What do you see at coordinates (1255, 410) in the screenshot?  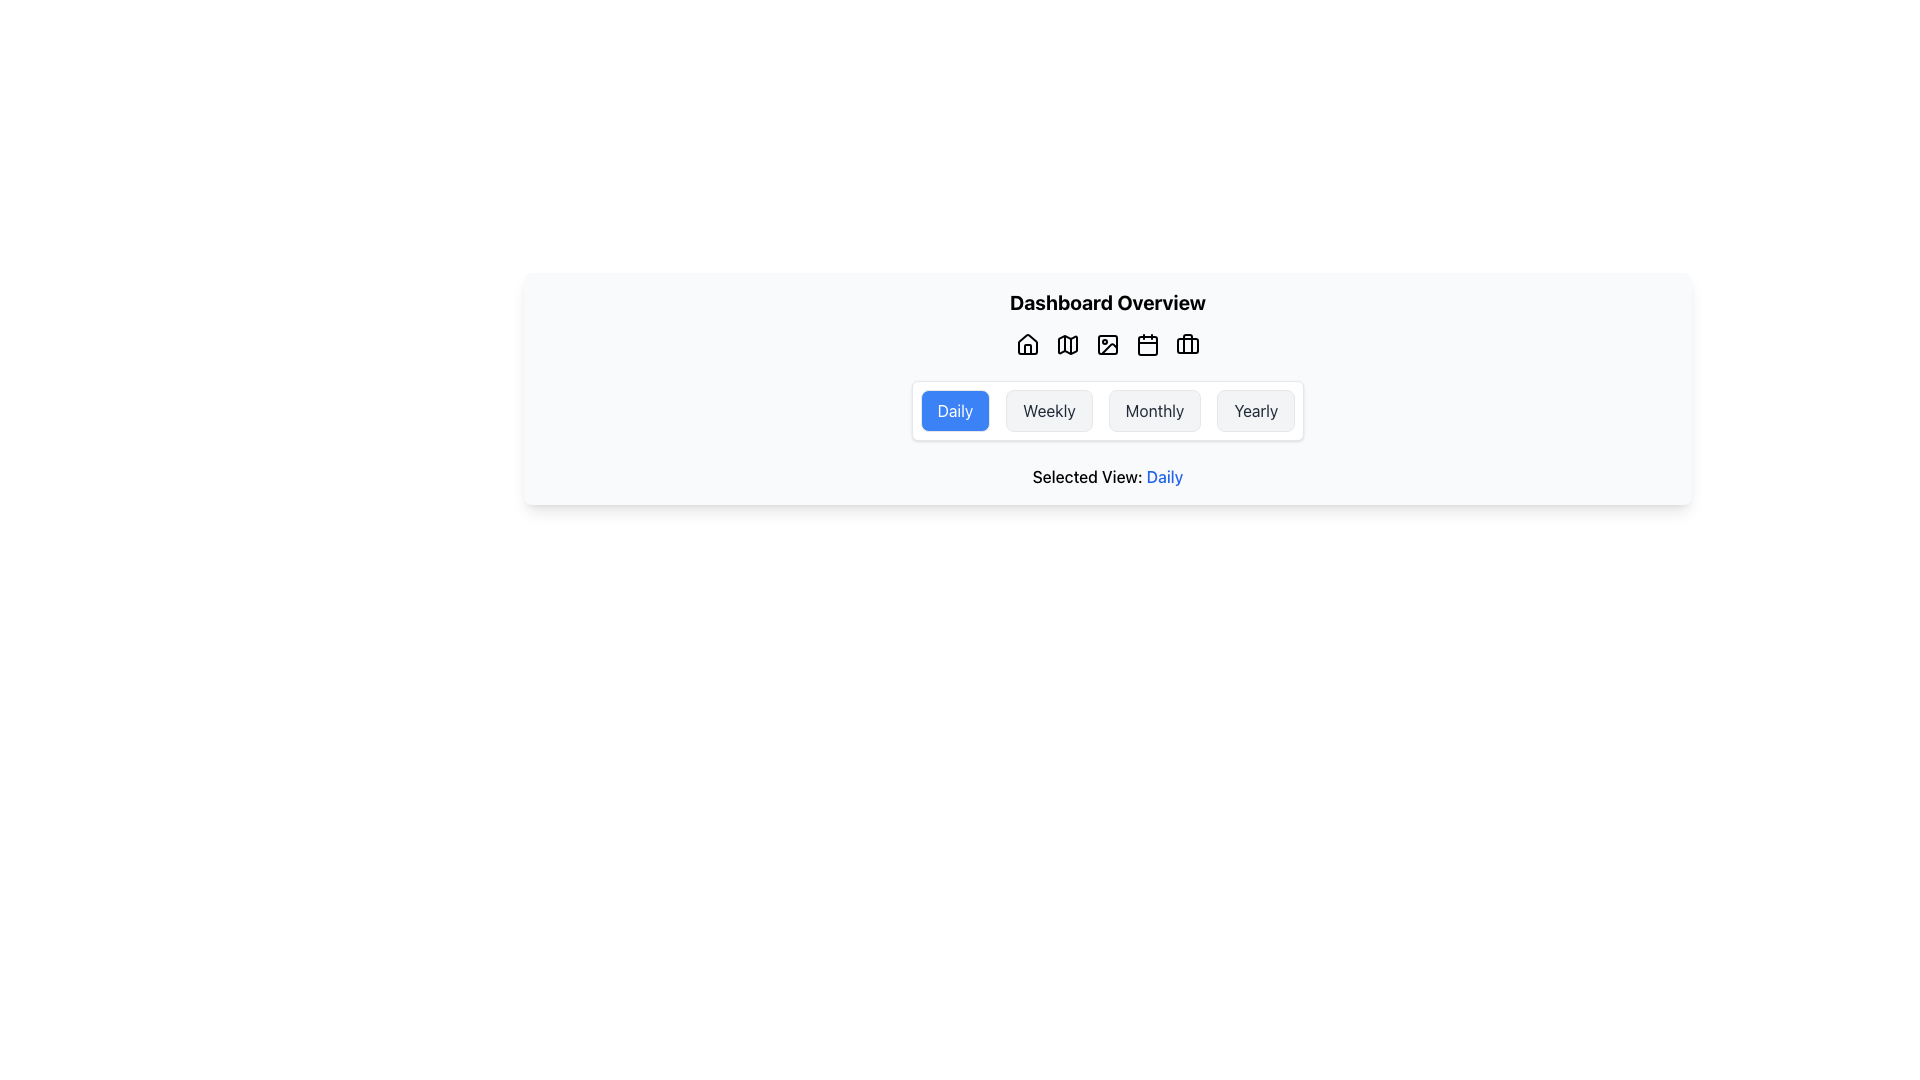 I see `the 'Yearly' button, which is the last button in a group of four buttons labeled 'Daily', 'Weekly', 'Monthly', and 'Yearly'` at bounding box center [1255, 410].